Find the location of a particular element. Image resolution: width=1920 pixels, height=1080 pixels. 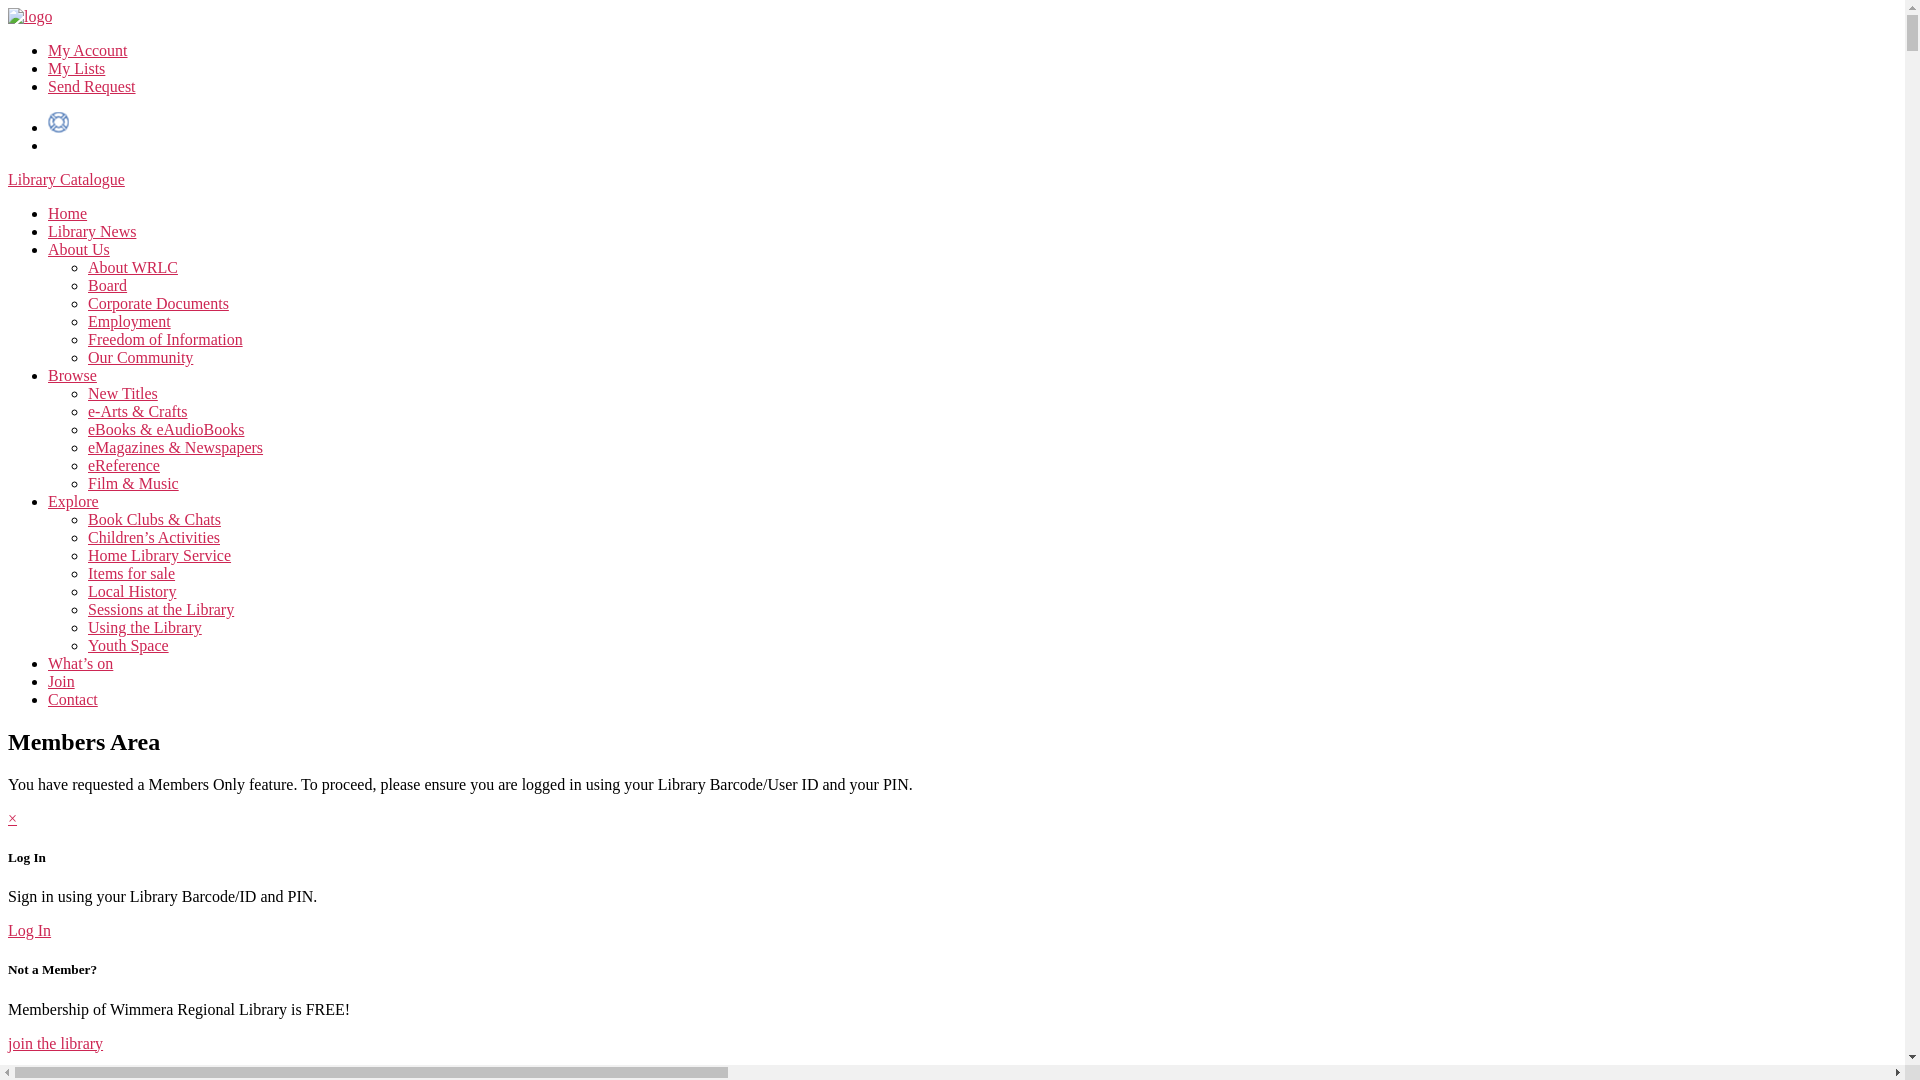

'Send Request' is located at coordinates (90, 85).